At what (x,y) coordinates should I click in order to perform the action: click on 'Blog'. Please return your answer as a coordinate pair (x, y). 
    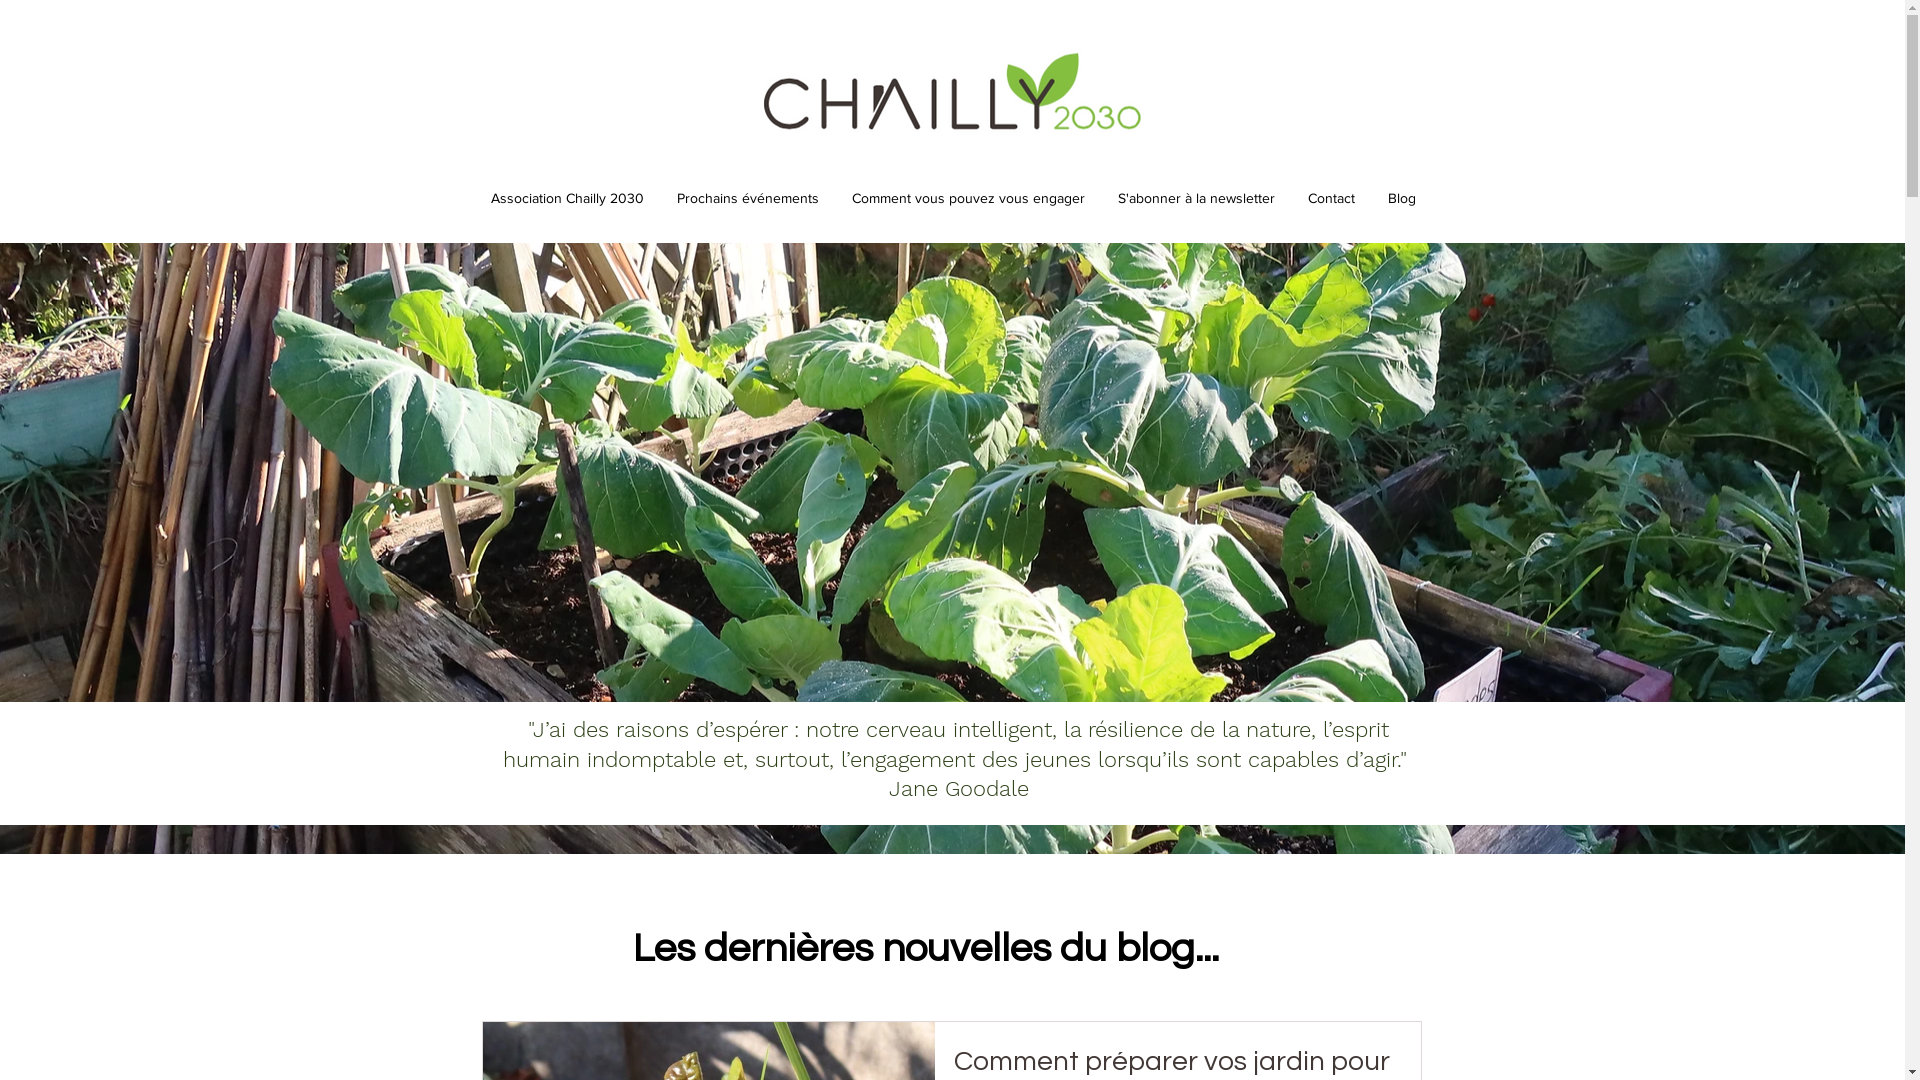
    Looking at the image, I should click on (1371, 197).